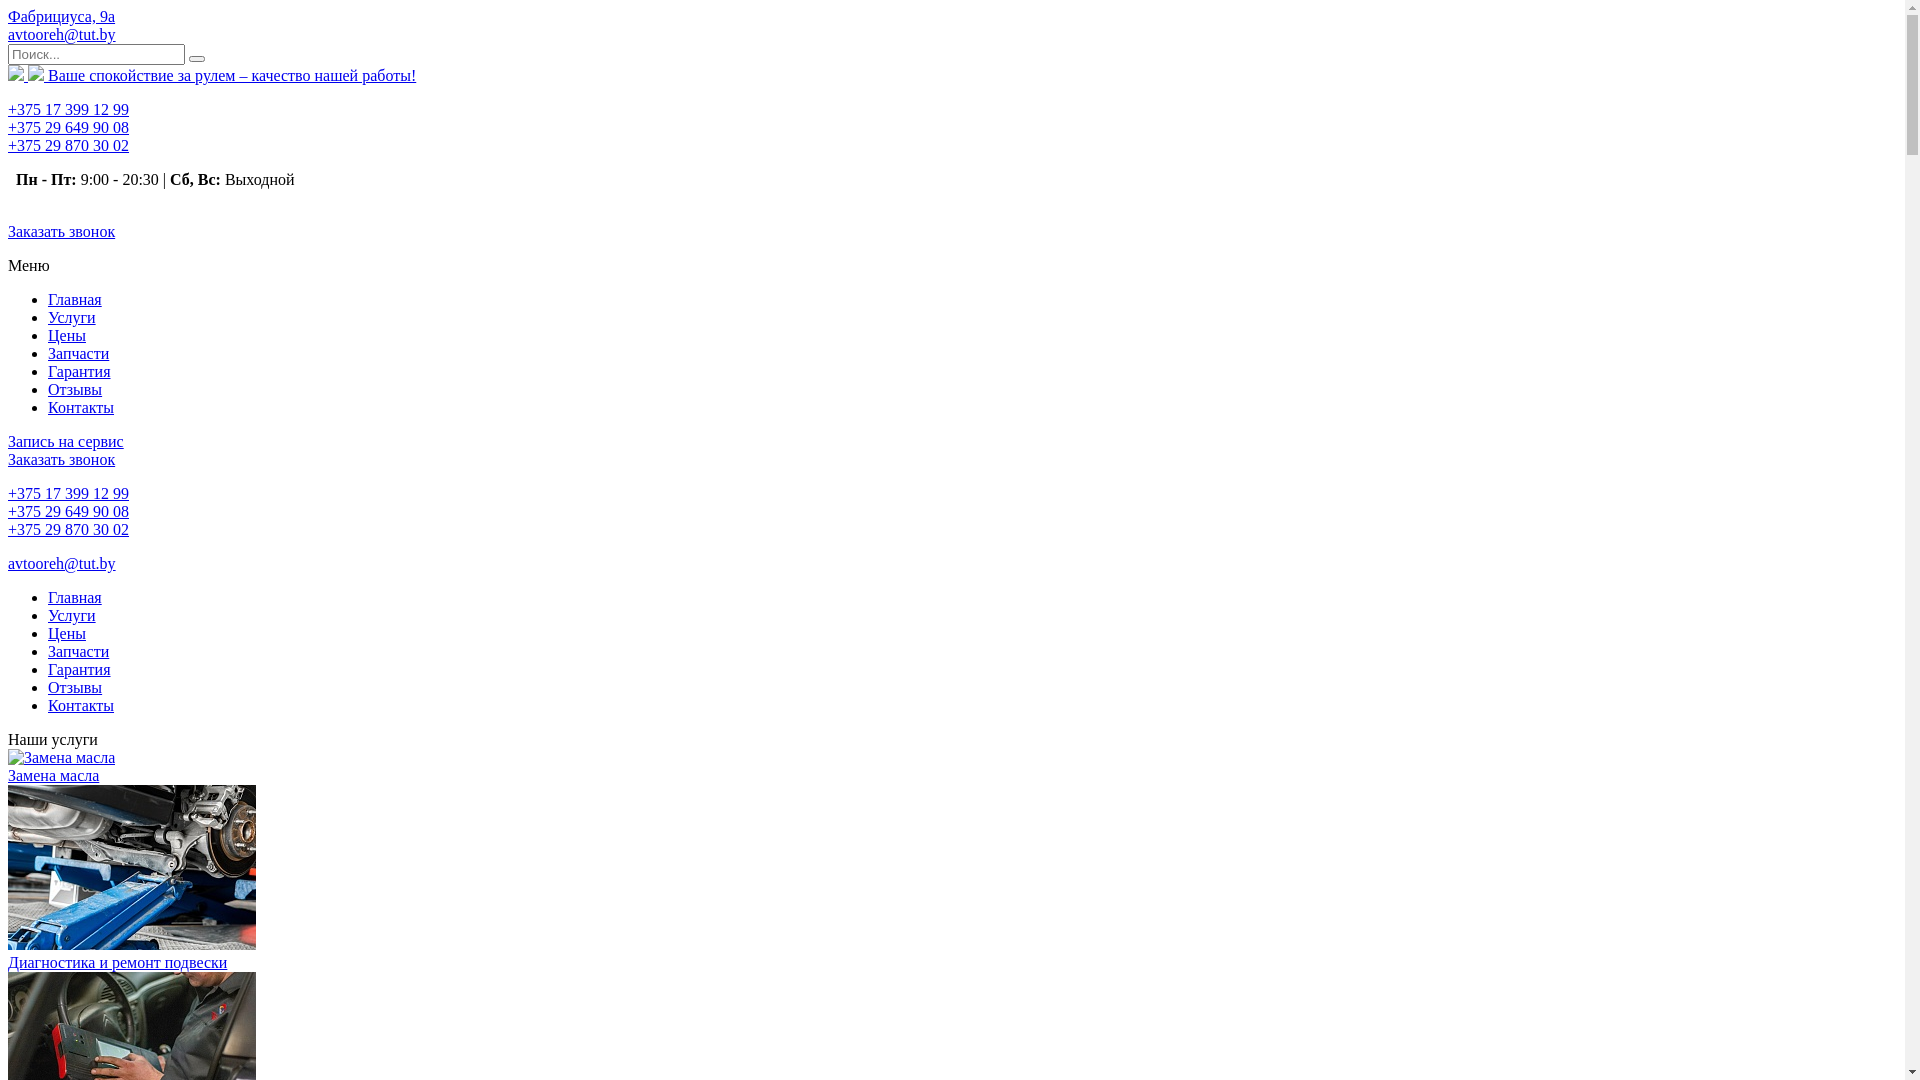  I want to click on 'avtooreh@tut.by', so click(62, 34).